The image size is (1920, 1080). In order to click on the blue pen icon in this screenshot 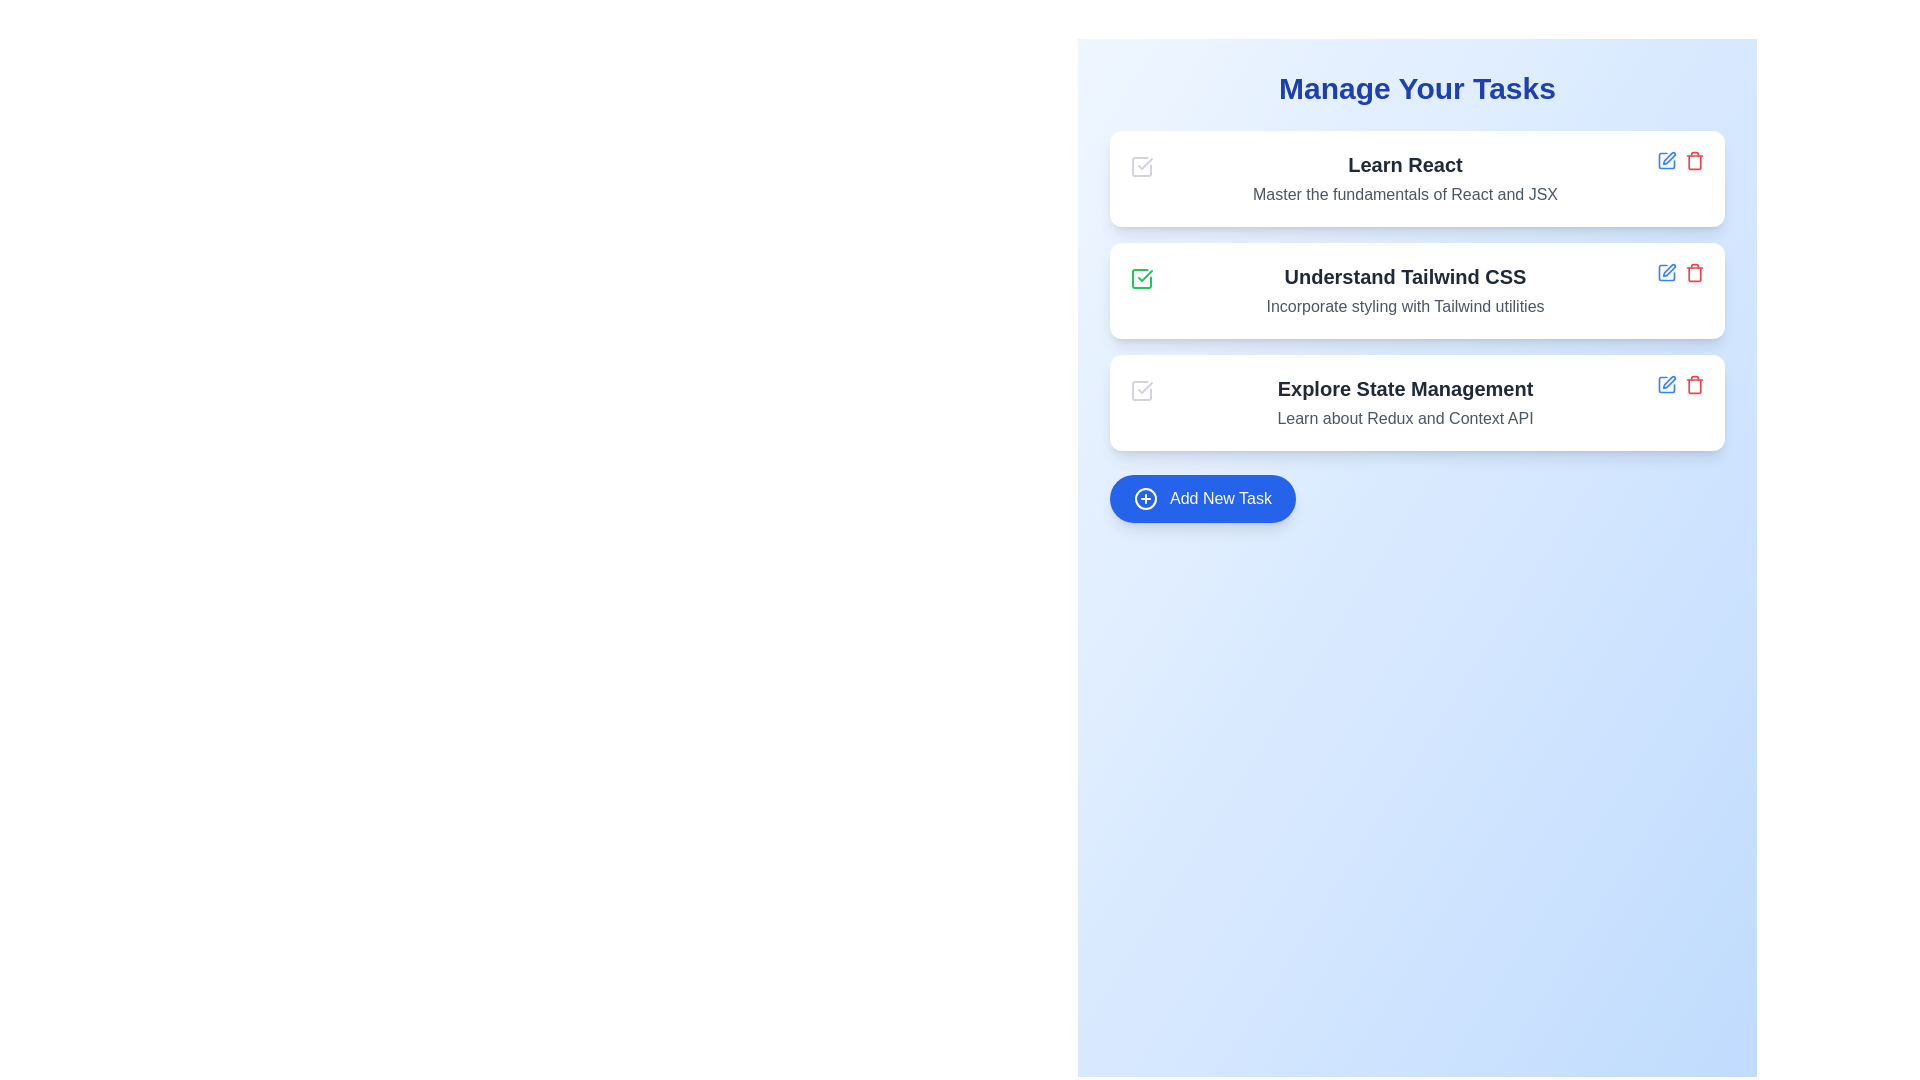, I will do `click(1666, 273)`.